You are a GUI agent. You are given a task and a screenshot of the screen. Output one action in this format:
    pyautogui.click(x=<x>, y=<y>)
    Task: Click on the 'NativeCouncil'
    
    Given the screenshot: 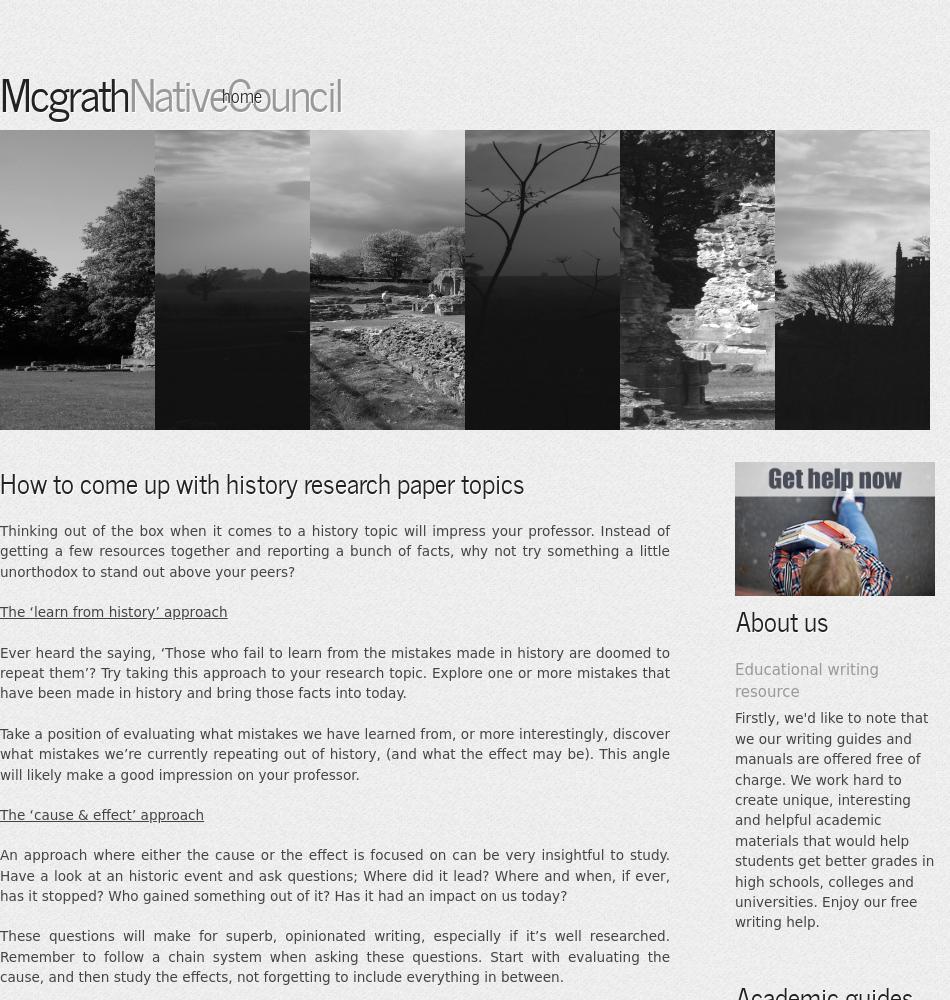 What is the action you would take?
    pyautogui.click(x=235, y=89)
    